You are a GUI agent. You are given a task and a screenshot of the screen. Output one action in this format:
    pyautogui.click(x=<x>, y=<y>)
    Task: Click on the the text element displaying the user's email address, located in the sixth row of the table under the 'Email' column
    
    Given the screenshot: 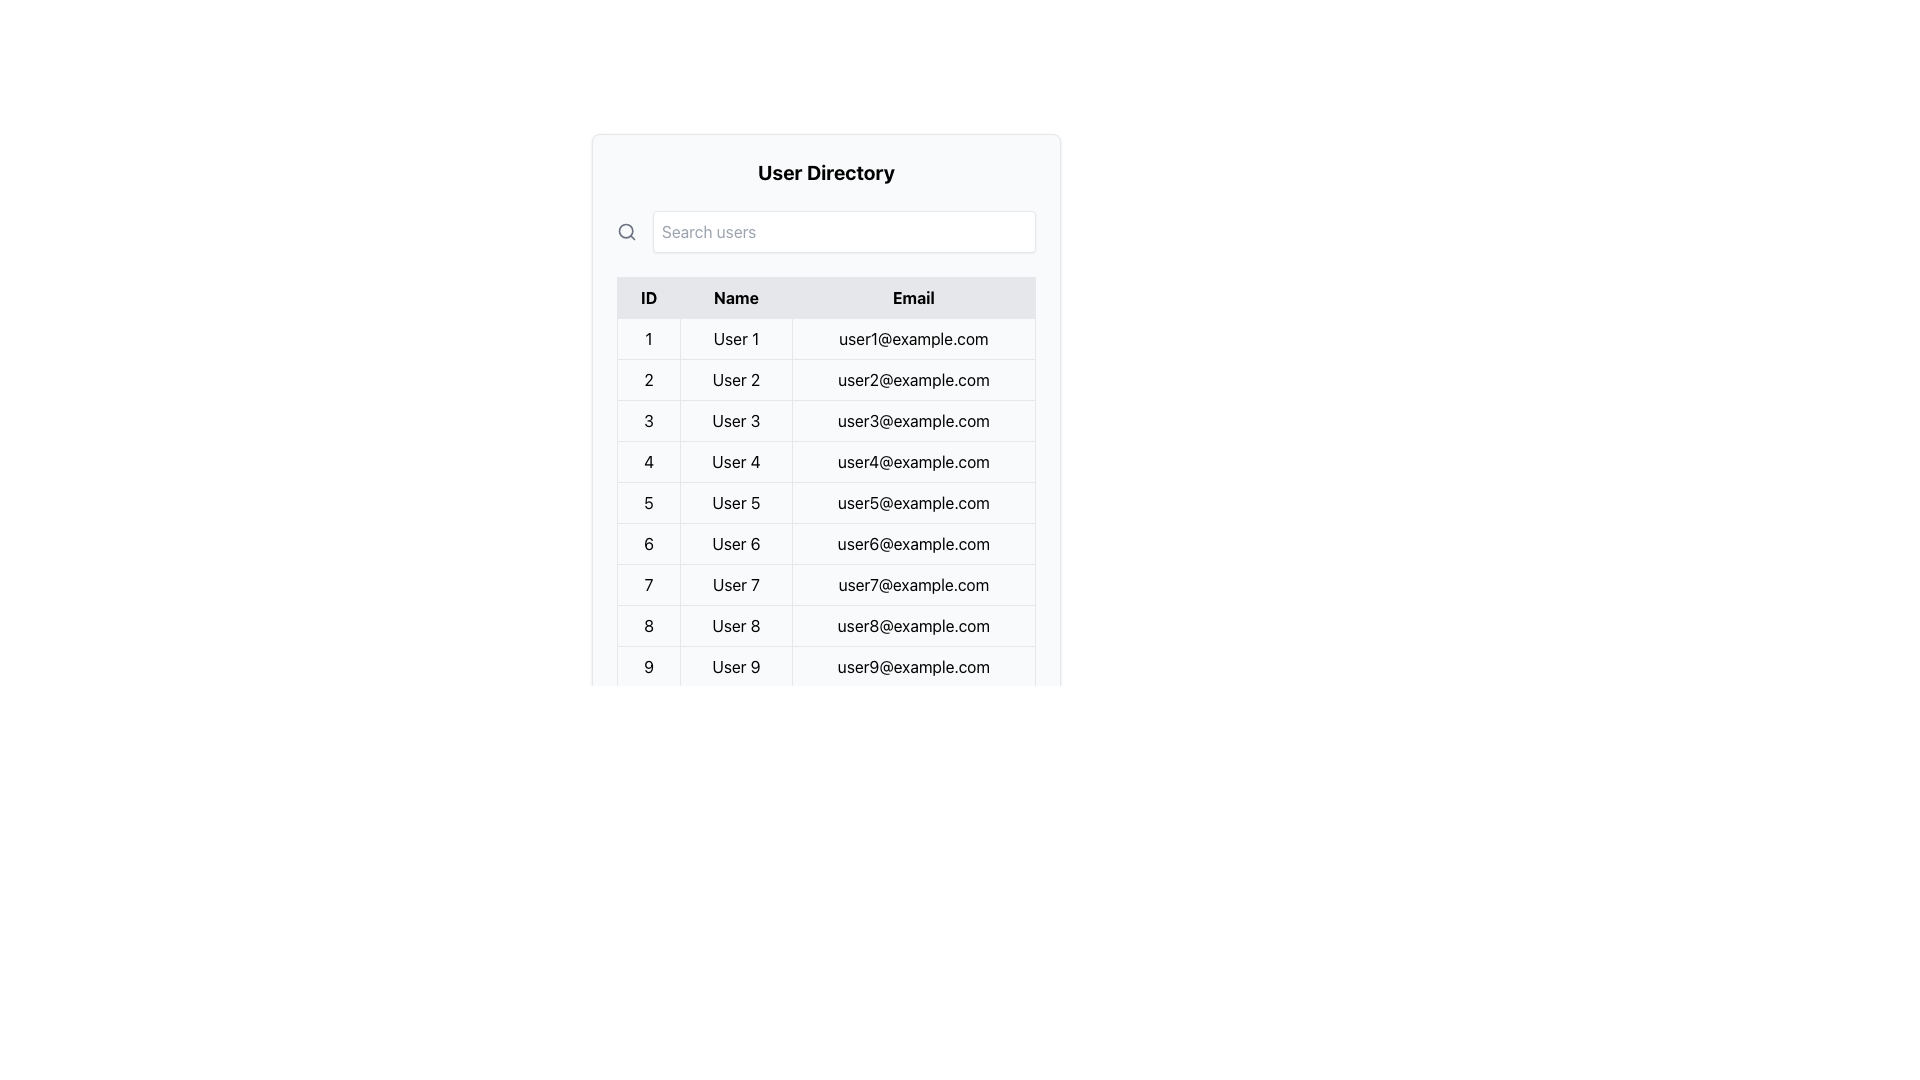 What is the action you would take?
    pyautogui.click(x=912, y=543)
    